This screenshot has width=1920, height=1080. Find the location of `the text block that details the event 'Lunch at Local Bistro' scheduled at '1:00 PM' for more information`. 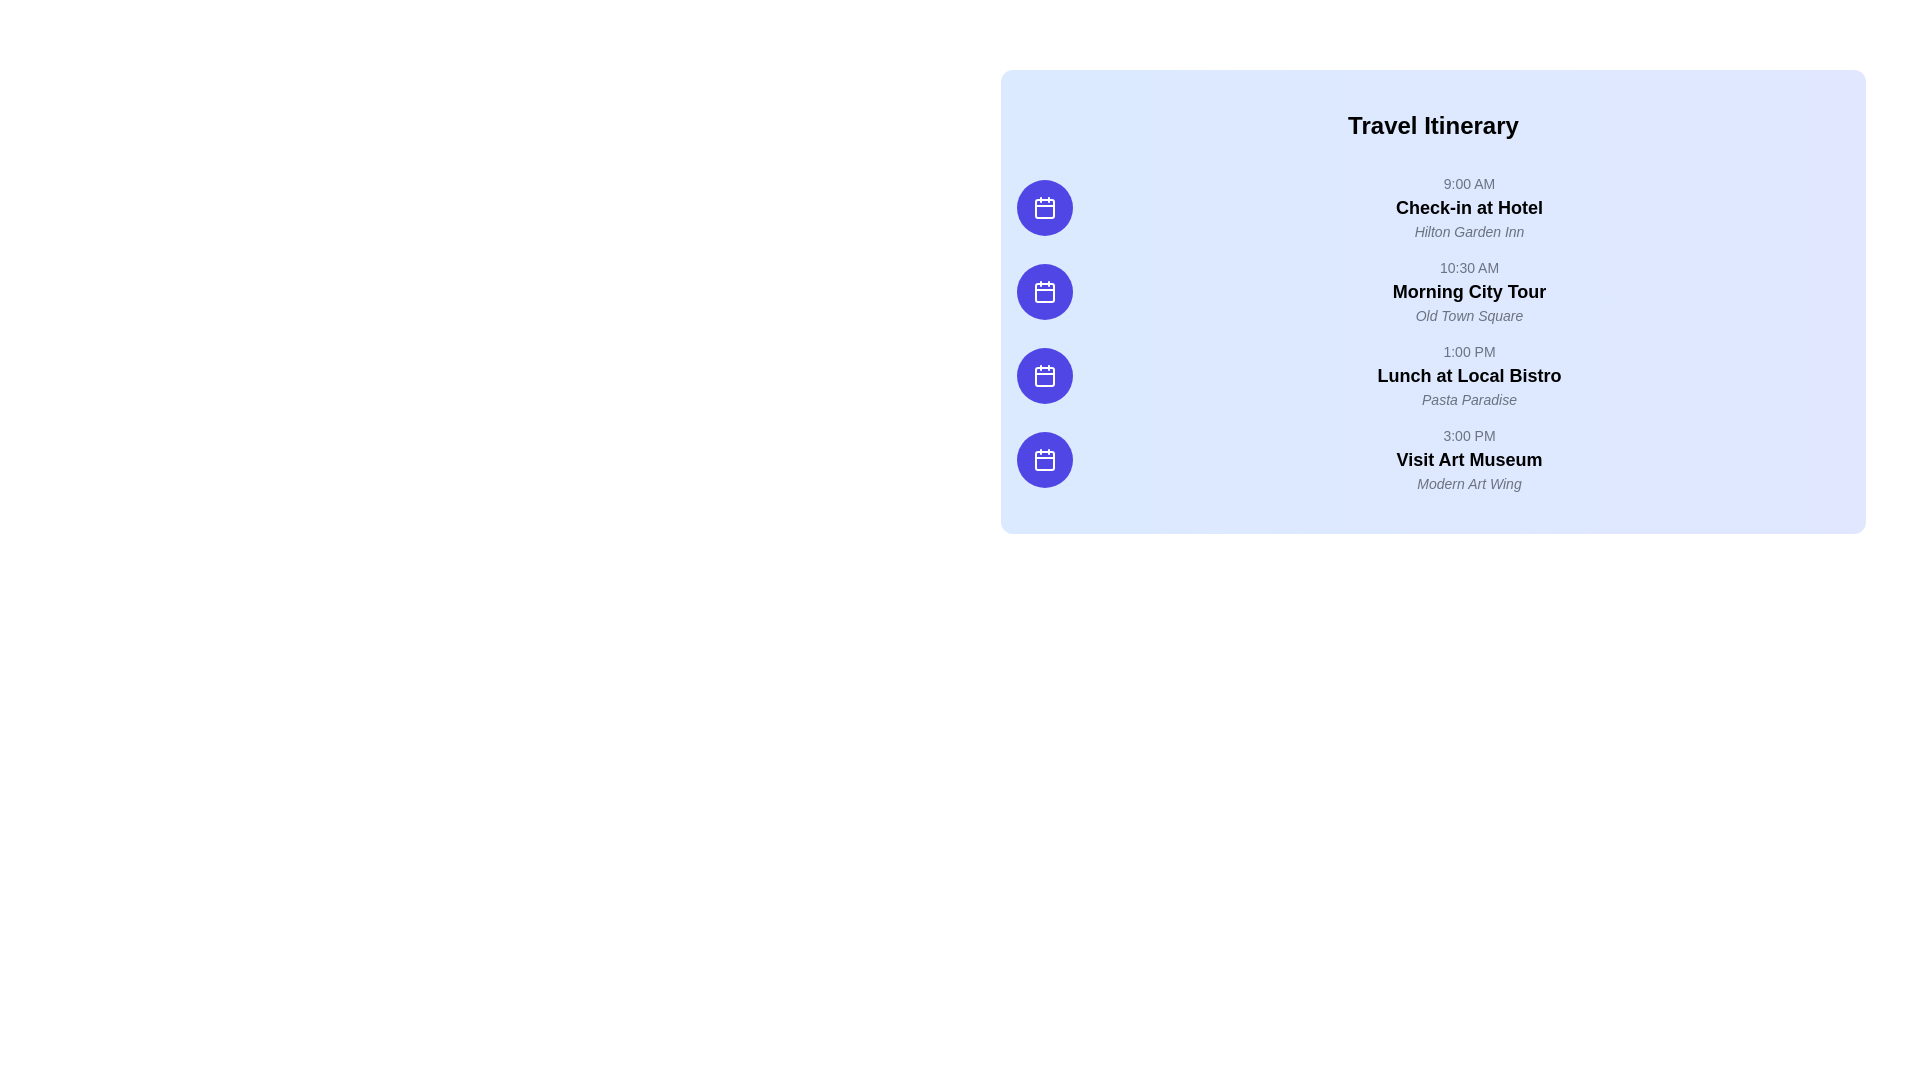

the text block that details the event 'Lunch at Local Bistro' scheduled at '1:00 PM' for more information is located at coordinates (1469, 375).